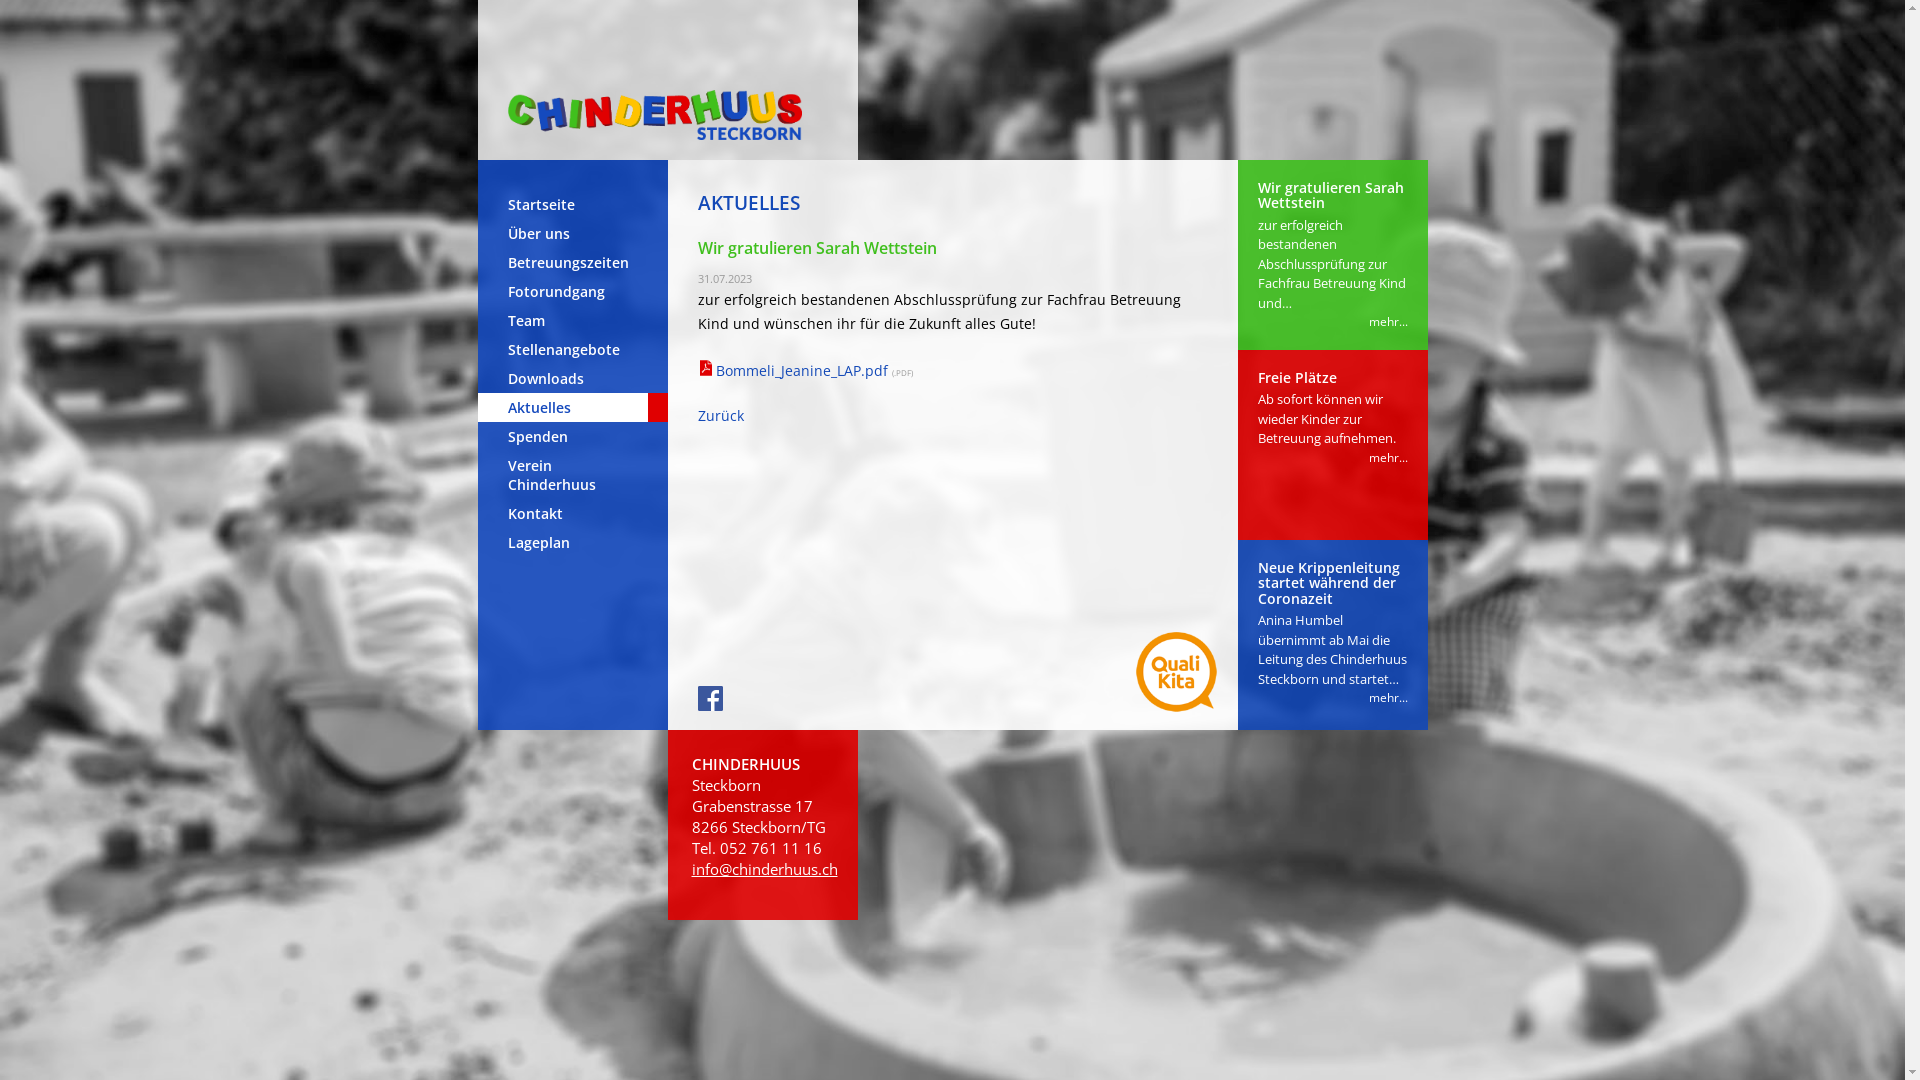 The image size is (1920, 1080). Describe the element at coordinates (571, 291) in the screenshot. I see `'Fotorundgang'` at that location.